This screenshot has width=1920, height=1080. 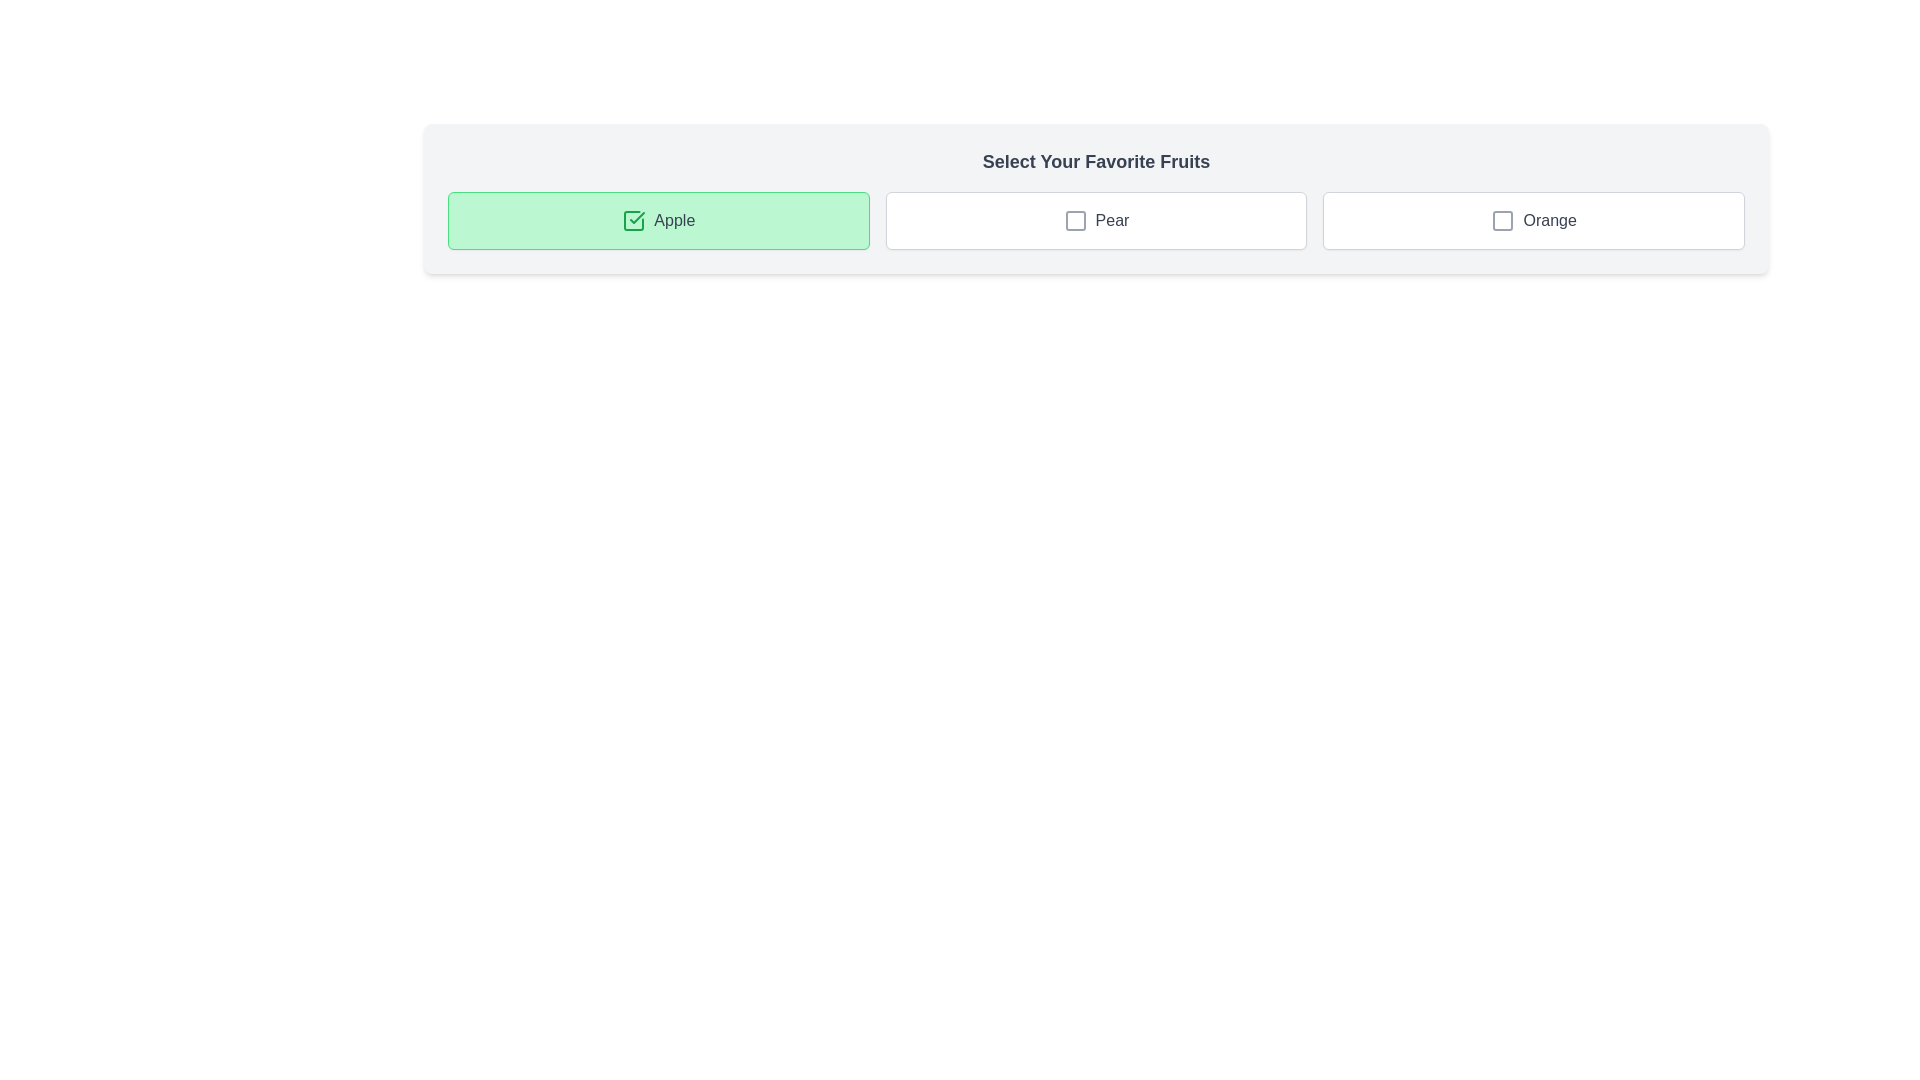 I want to click on the light green button labeled 'Apple' with a check icon, so click(x=658, y=220).